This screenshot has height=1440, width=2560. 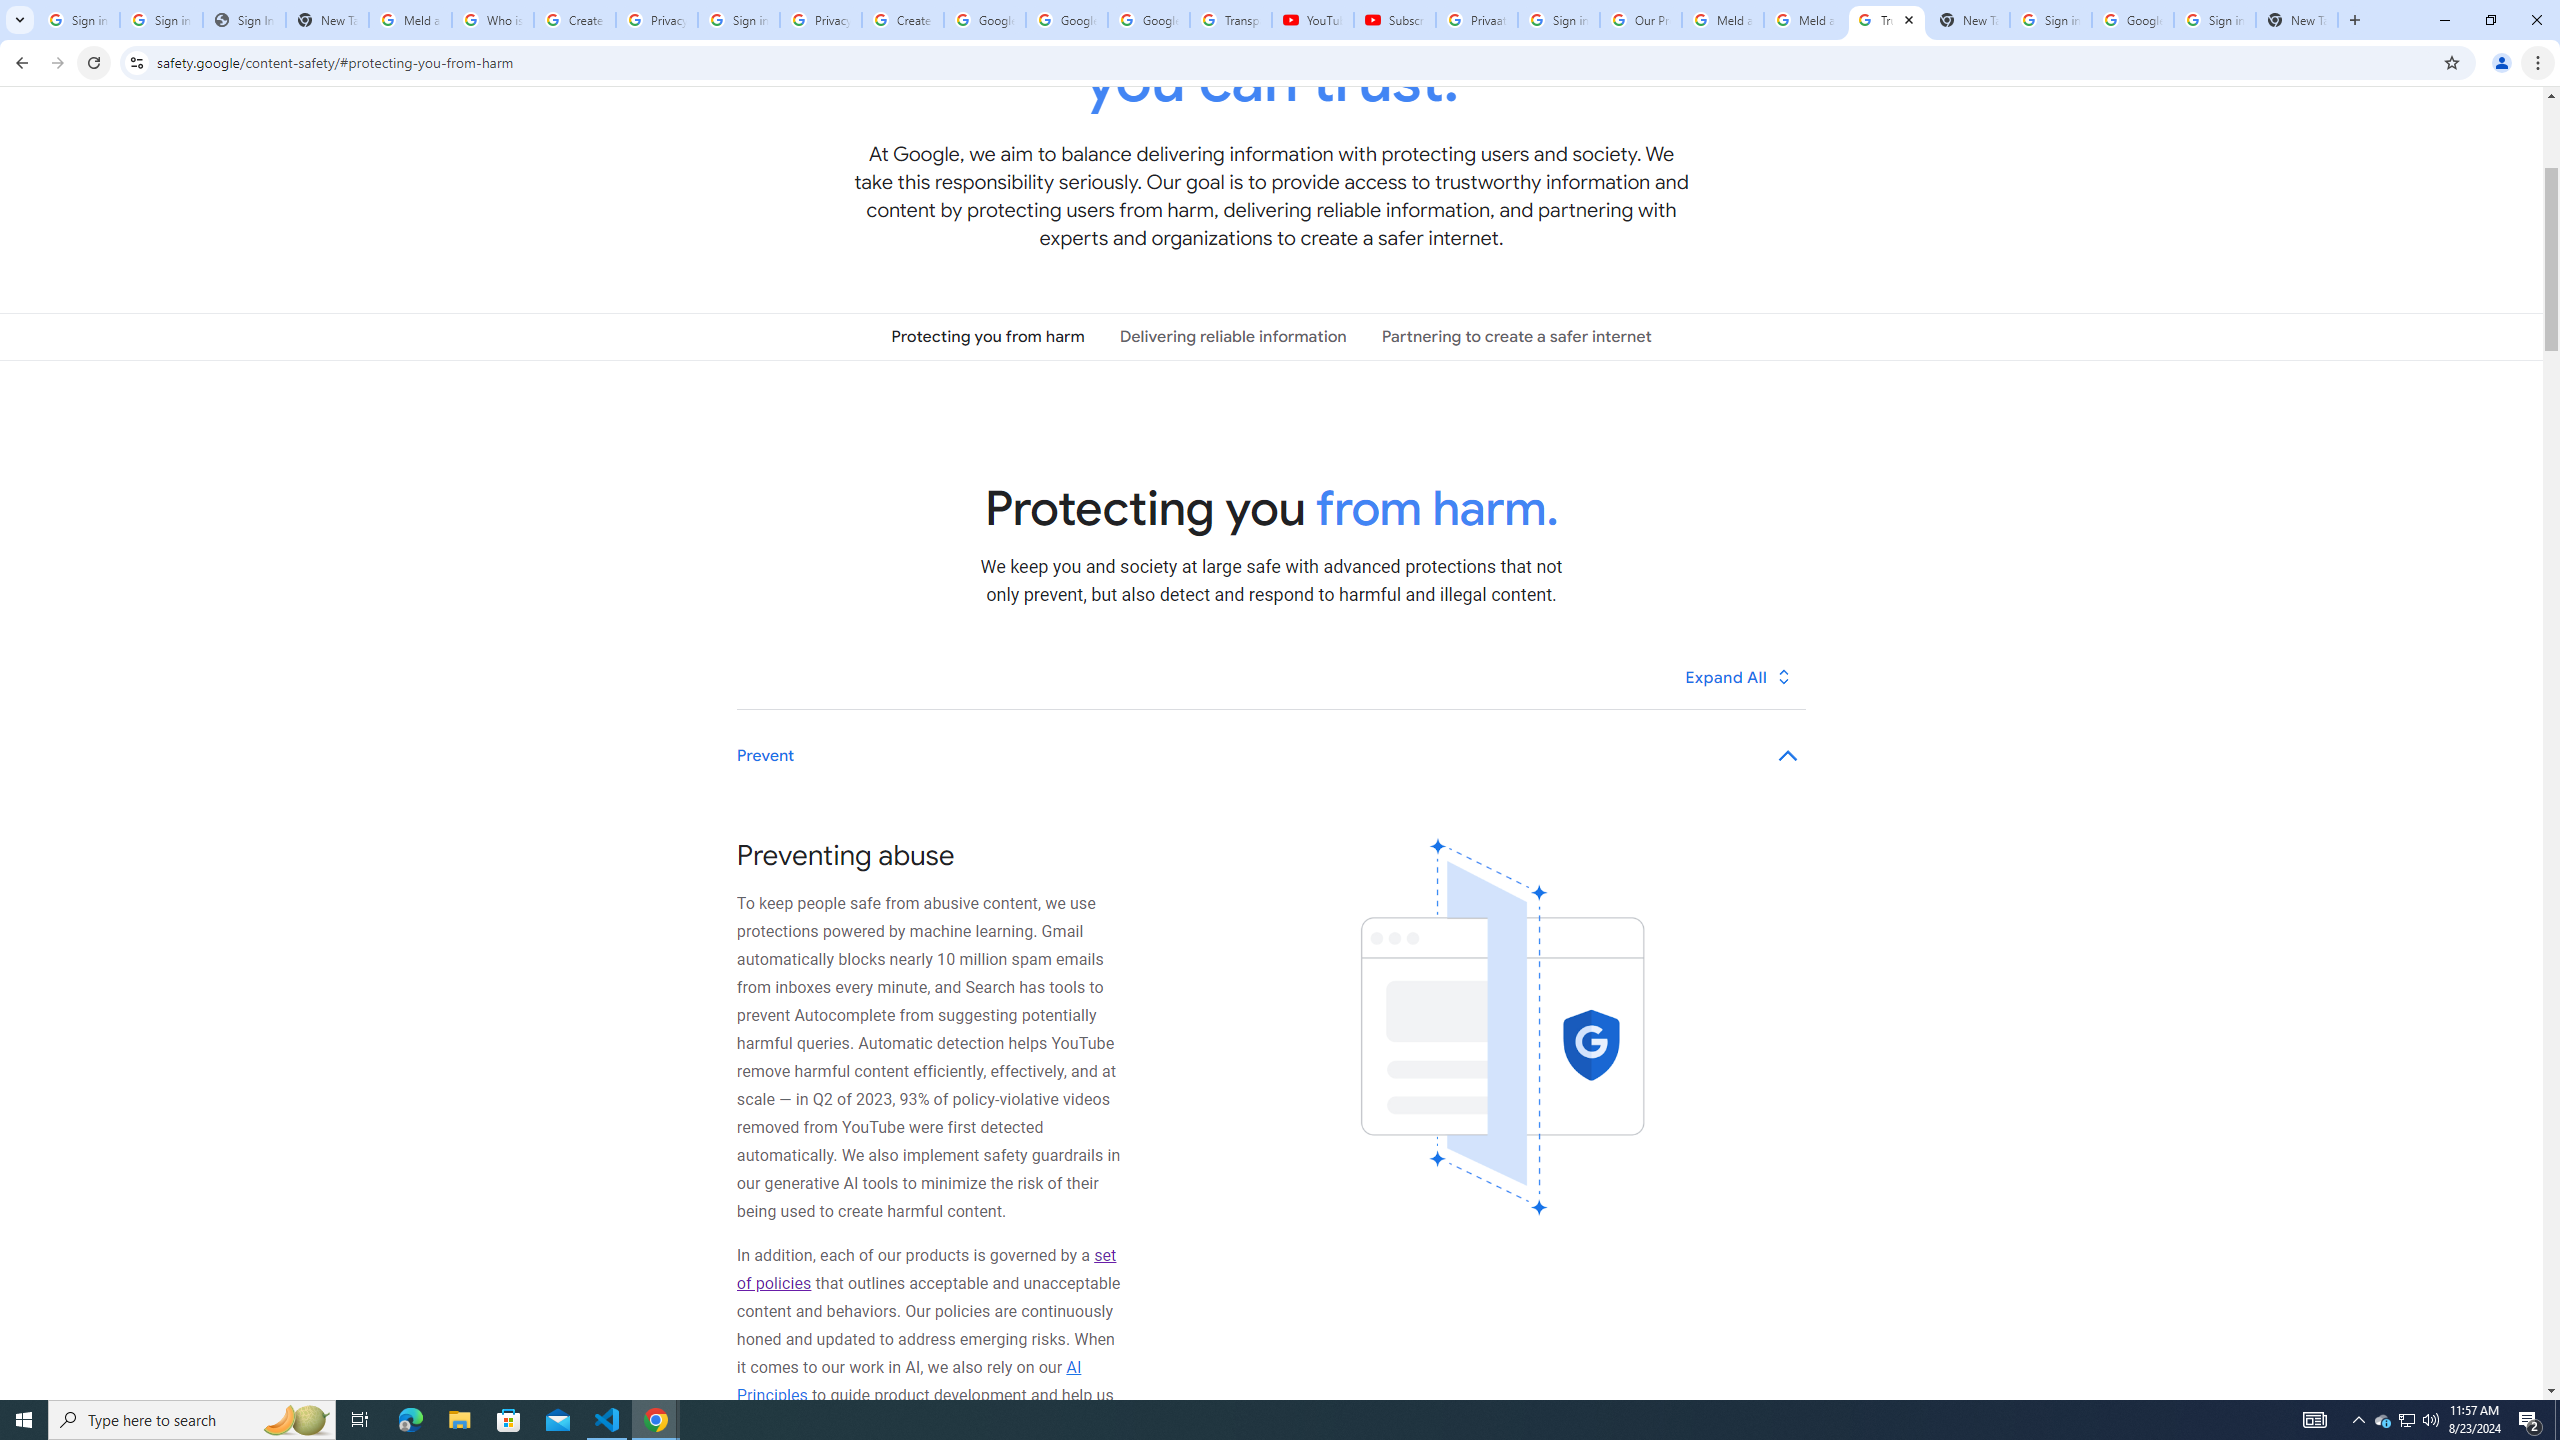 I want to click on 'Protecting you from harm', so click(x=987, y=336).